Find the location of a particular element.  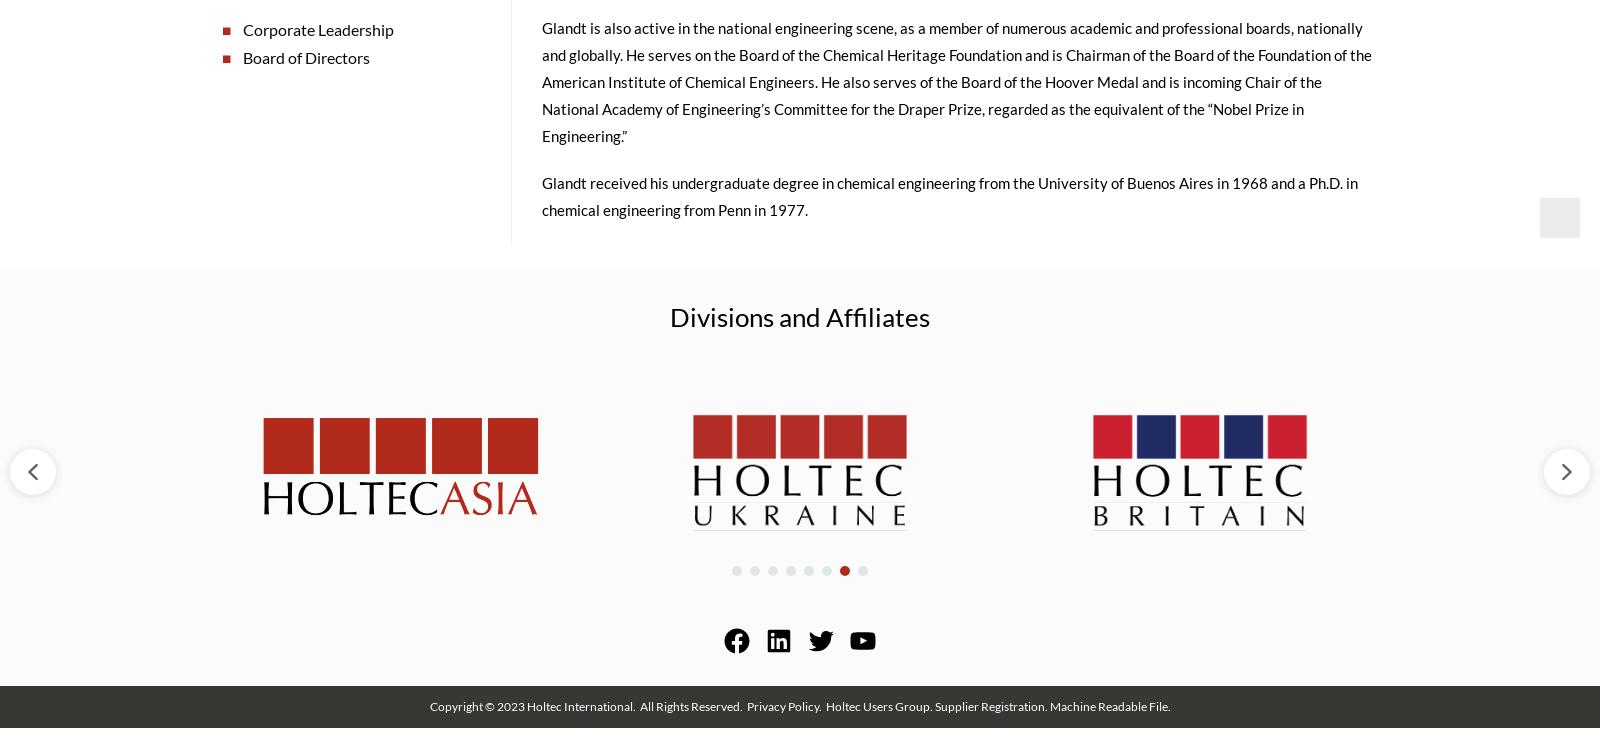

'Glandt is also active in the national engineering scene, as a member of numerous academic and professional boards, nationally and globally. He serves on the Board of the Chemical Heritage Foundation and is Chairman of the Board of the Foundation of the American Institute of Chemical Engineers. He also serves of the Board of the Hoover Medal and is incoming Chair of the National Academy of Engineering’s Committee for the Draper Prize, regarded as the equivalent of the “Nobel Prize in Engineering.”' is located at coordinates (955, 88).